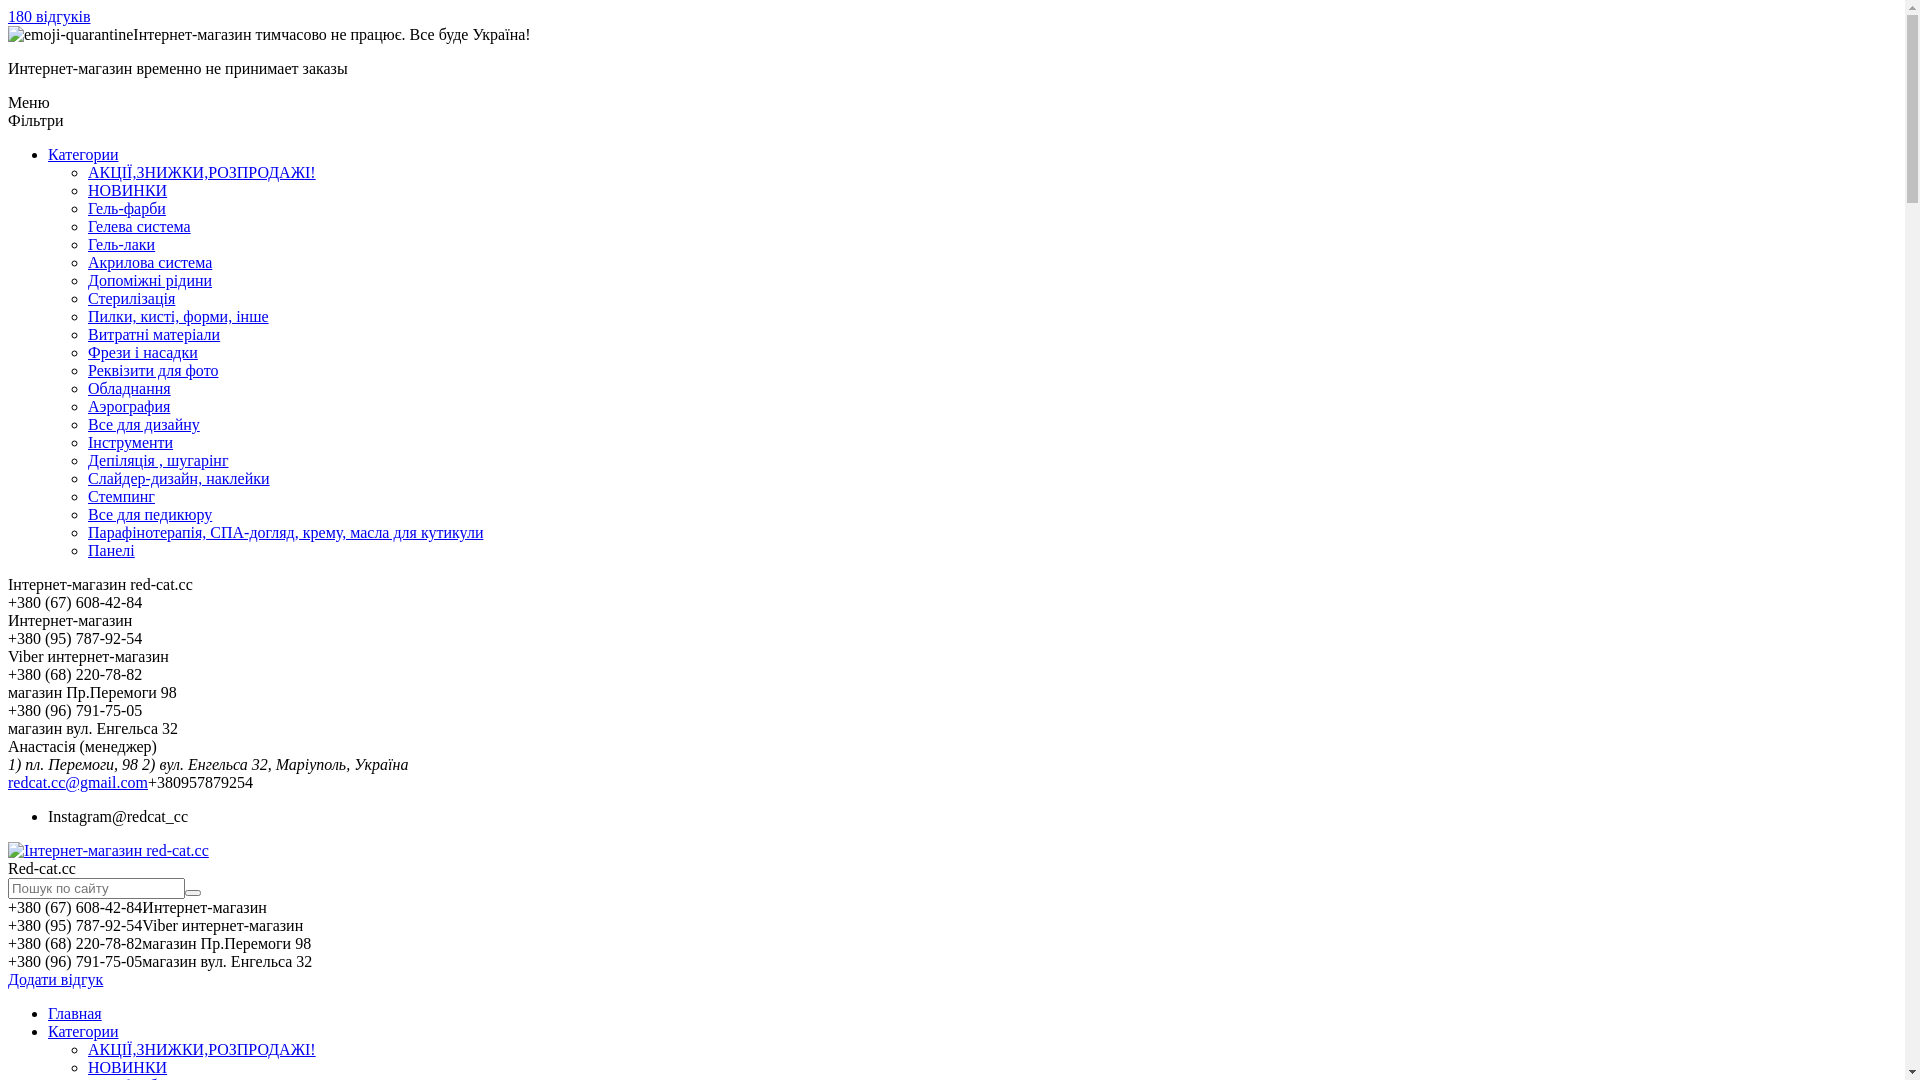 The width and height of the screenshot is (1920, 1080). What do you see at coordinates (8, 781) in the screenshot?
I see `'redcat.cc@gmail.com'` at bounding box center [8, 781].